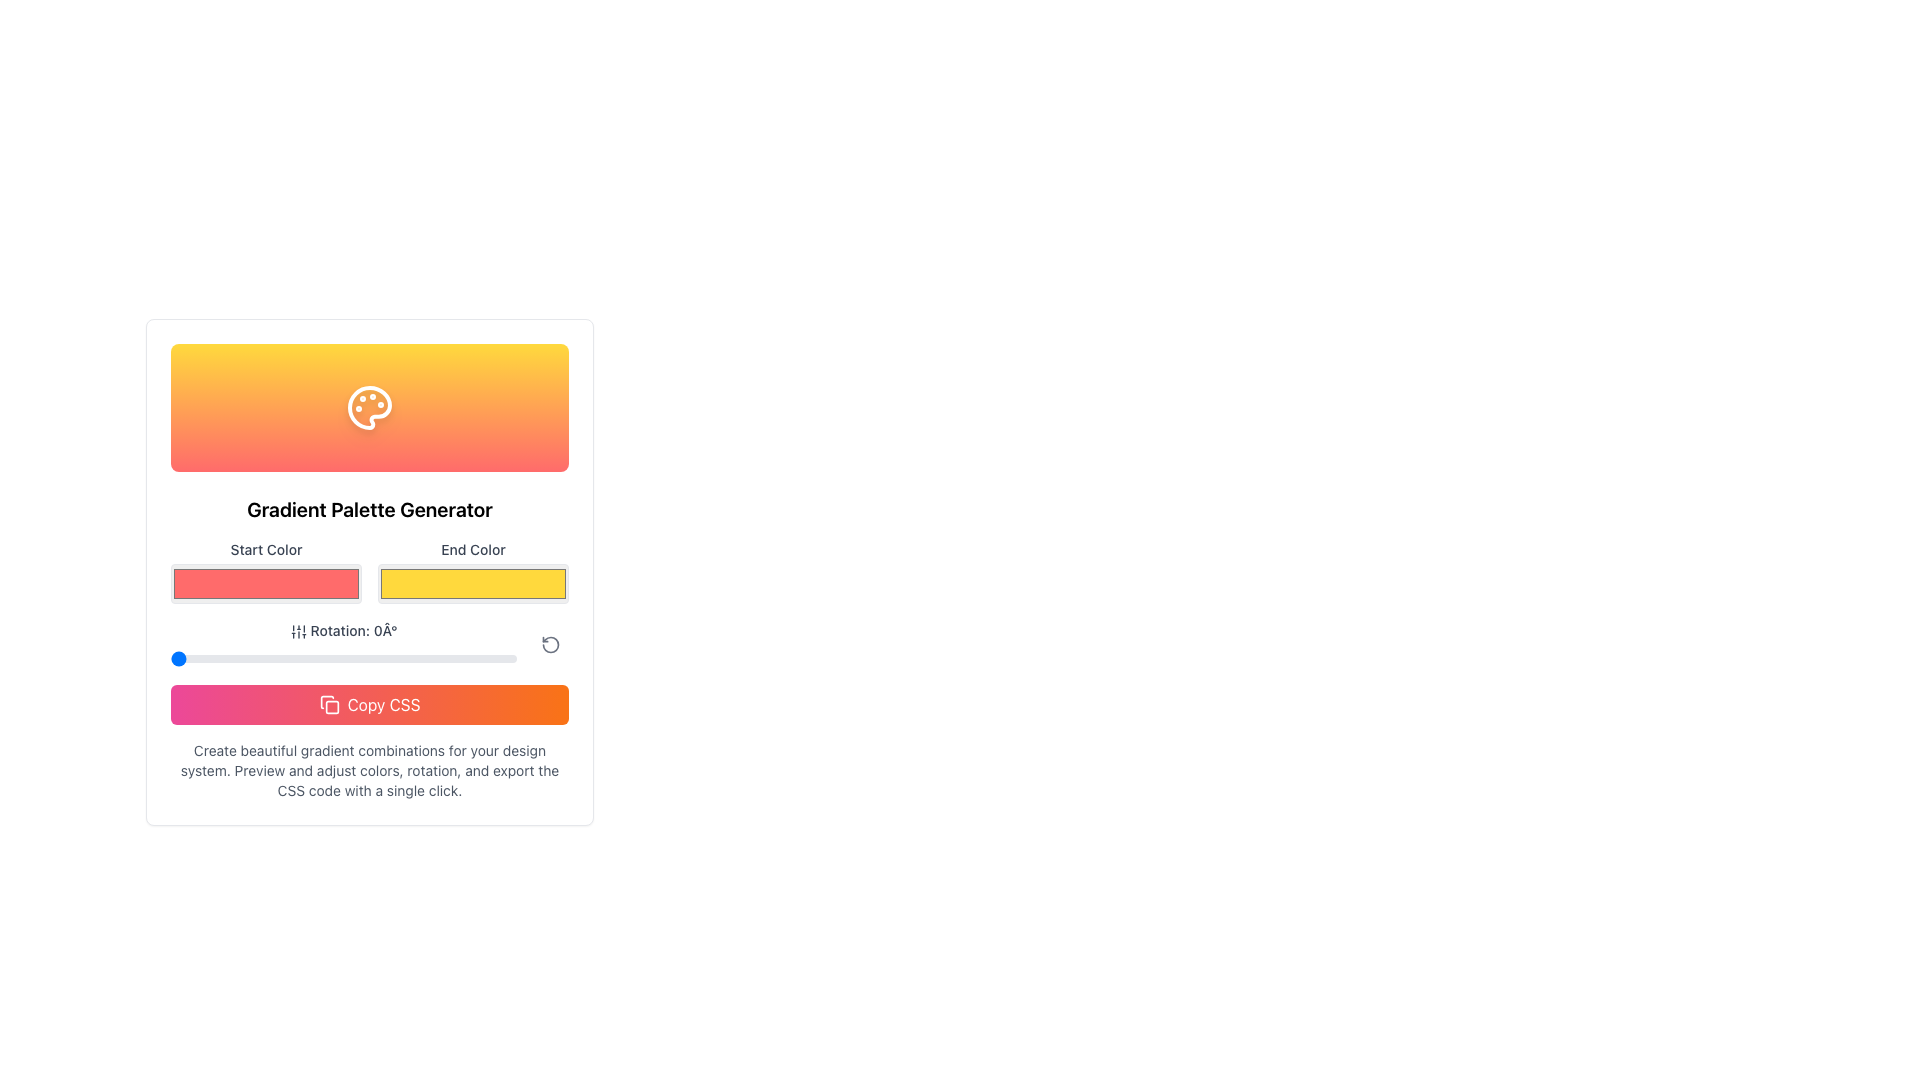 Image resolution: width=1920 pixels, height=1080 pixels. Describe the element at coordinates (227, 659) in the screenshot. I see `rotation` at that location.